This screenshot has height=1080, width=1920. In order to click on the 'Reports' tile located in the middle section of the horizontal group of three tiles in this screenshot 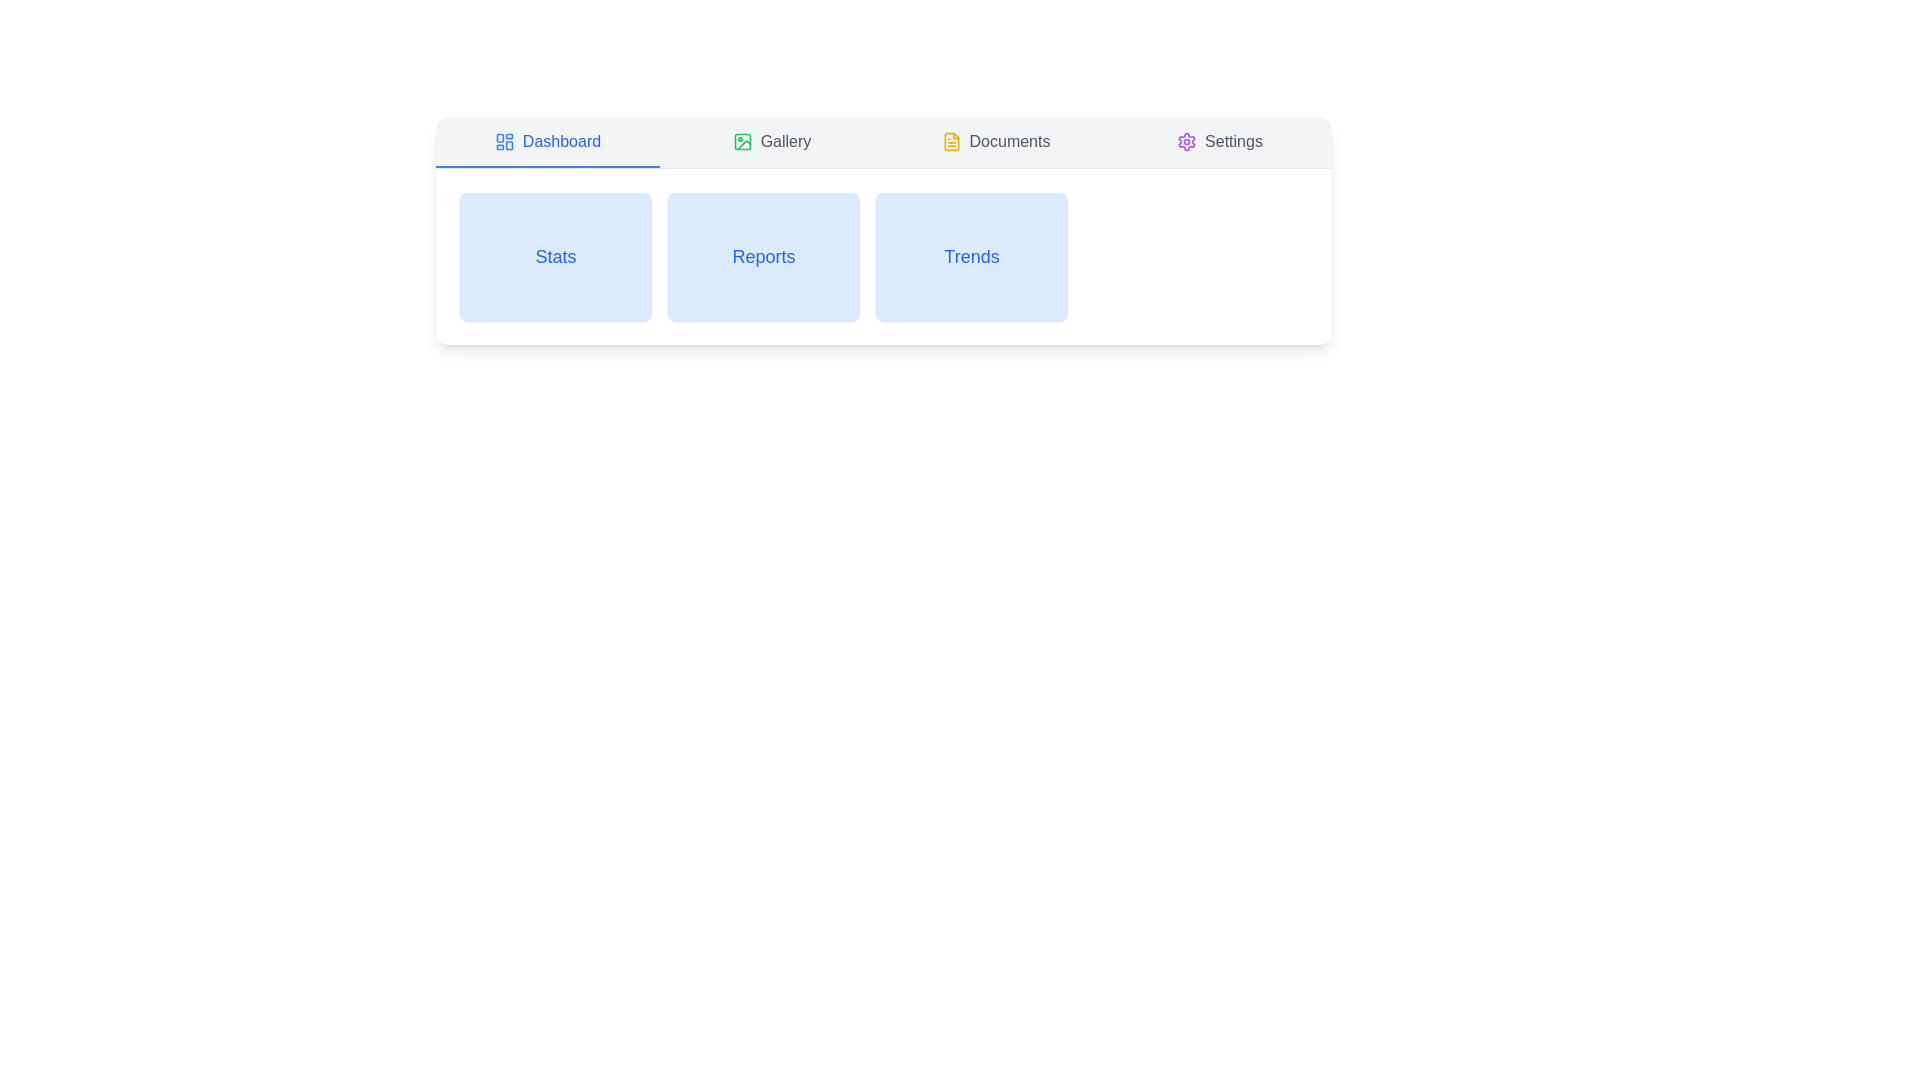, I will do `click(762, 256)`.